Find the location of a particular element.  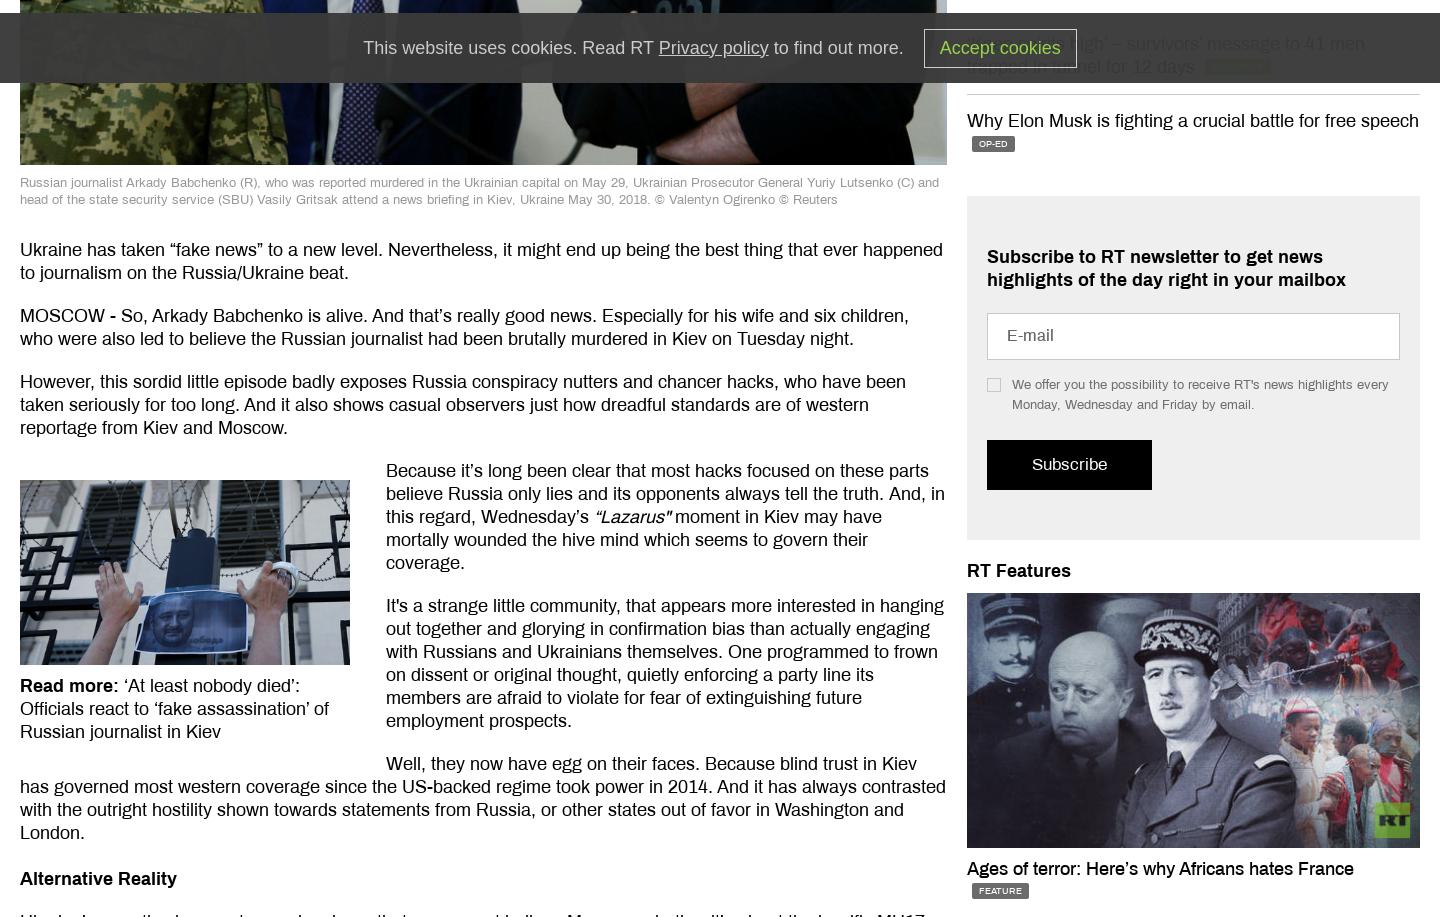

'Subscribe' is located at coordinates (1068, 463).